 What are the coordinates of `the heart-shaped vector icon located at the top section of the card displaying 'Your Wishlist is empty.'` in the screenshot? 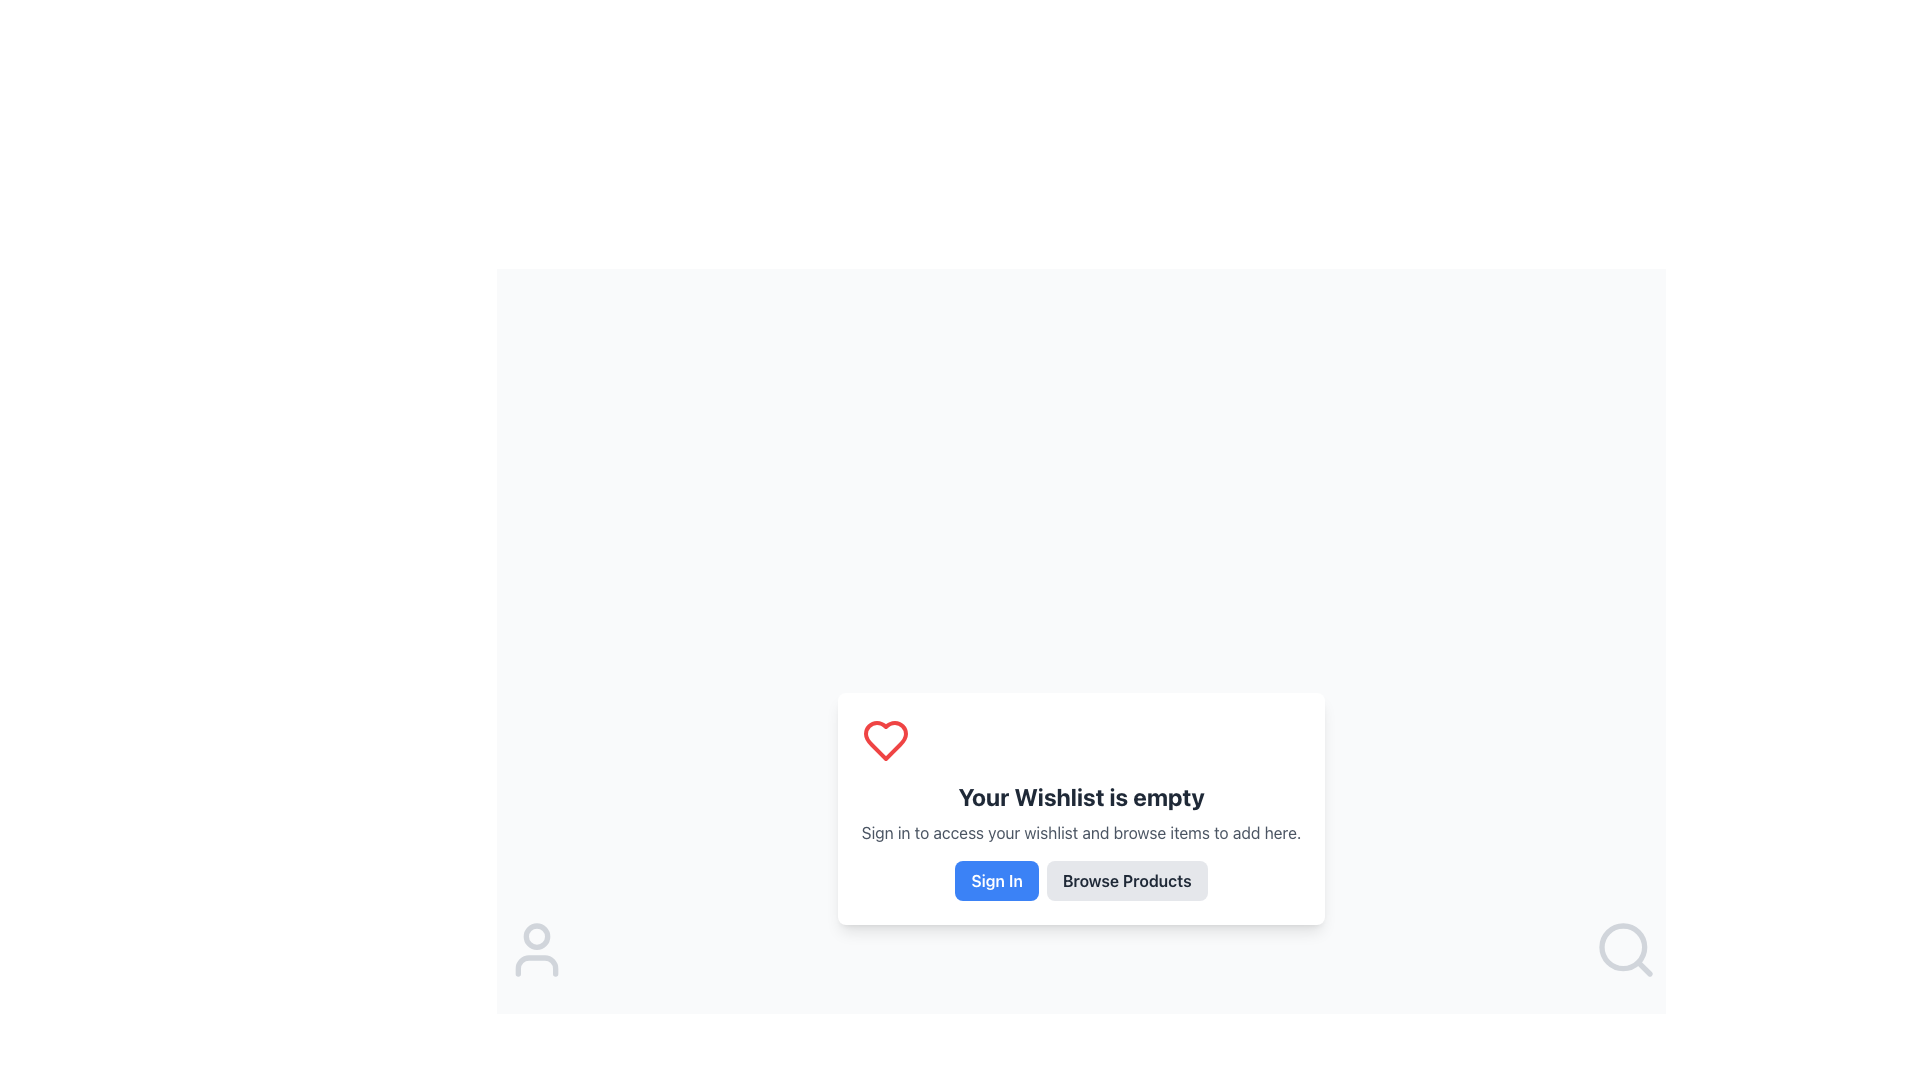 It's located at (884, 740).